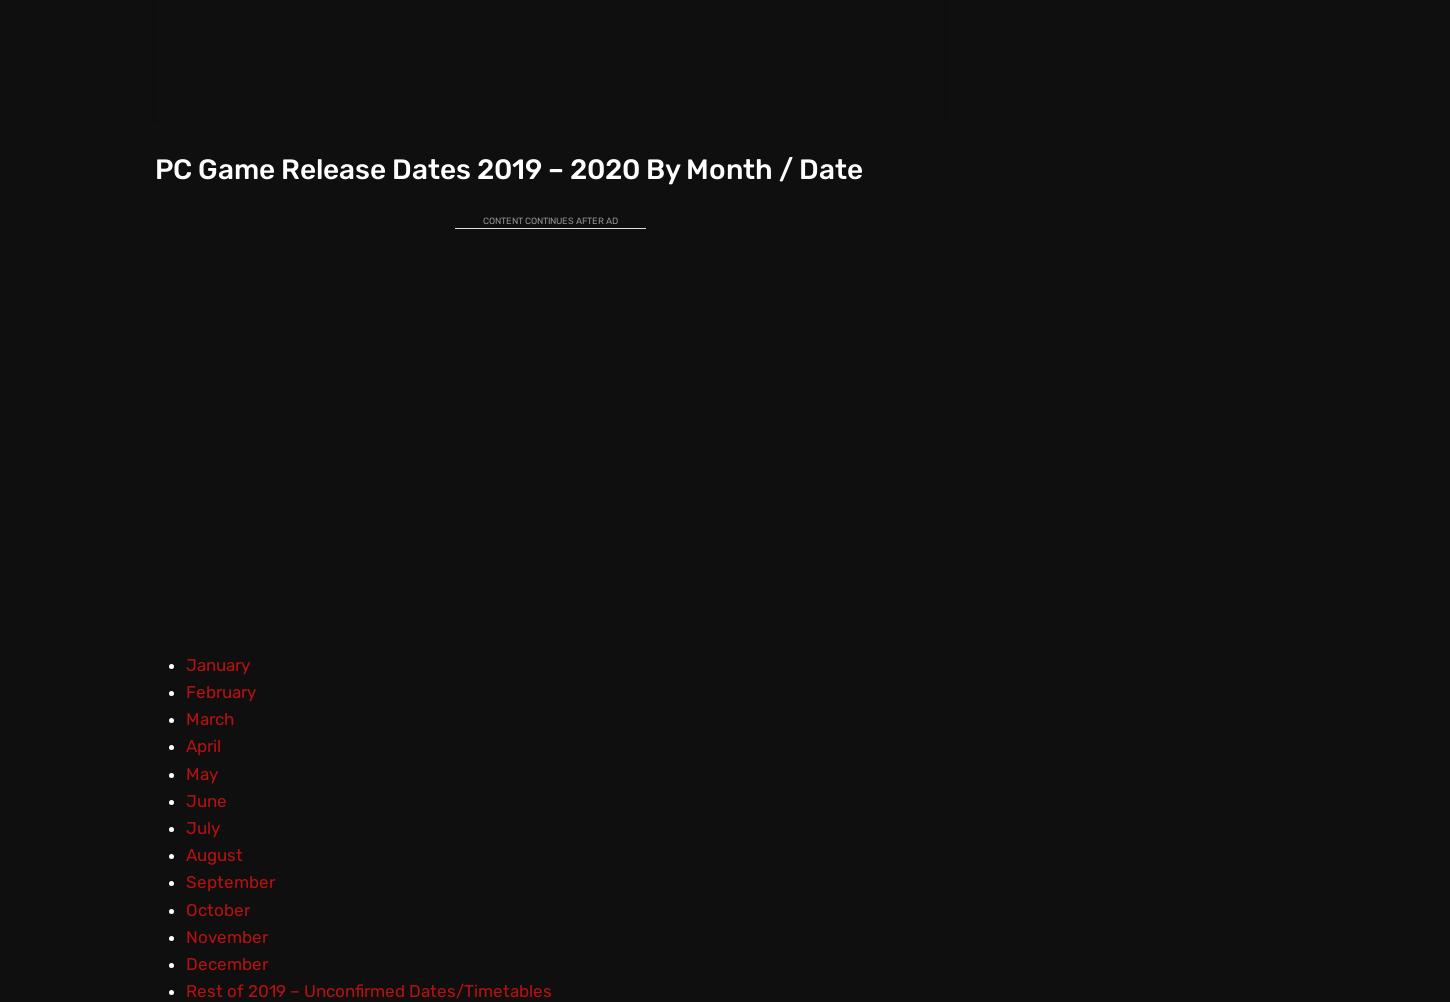 This screenshot has width=1450, height=1002. What do you see at coordinates (225, 962) in the screenshot?
I see `'December'` at bounding box center [225, 962].